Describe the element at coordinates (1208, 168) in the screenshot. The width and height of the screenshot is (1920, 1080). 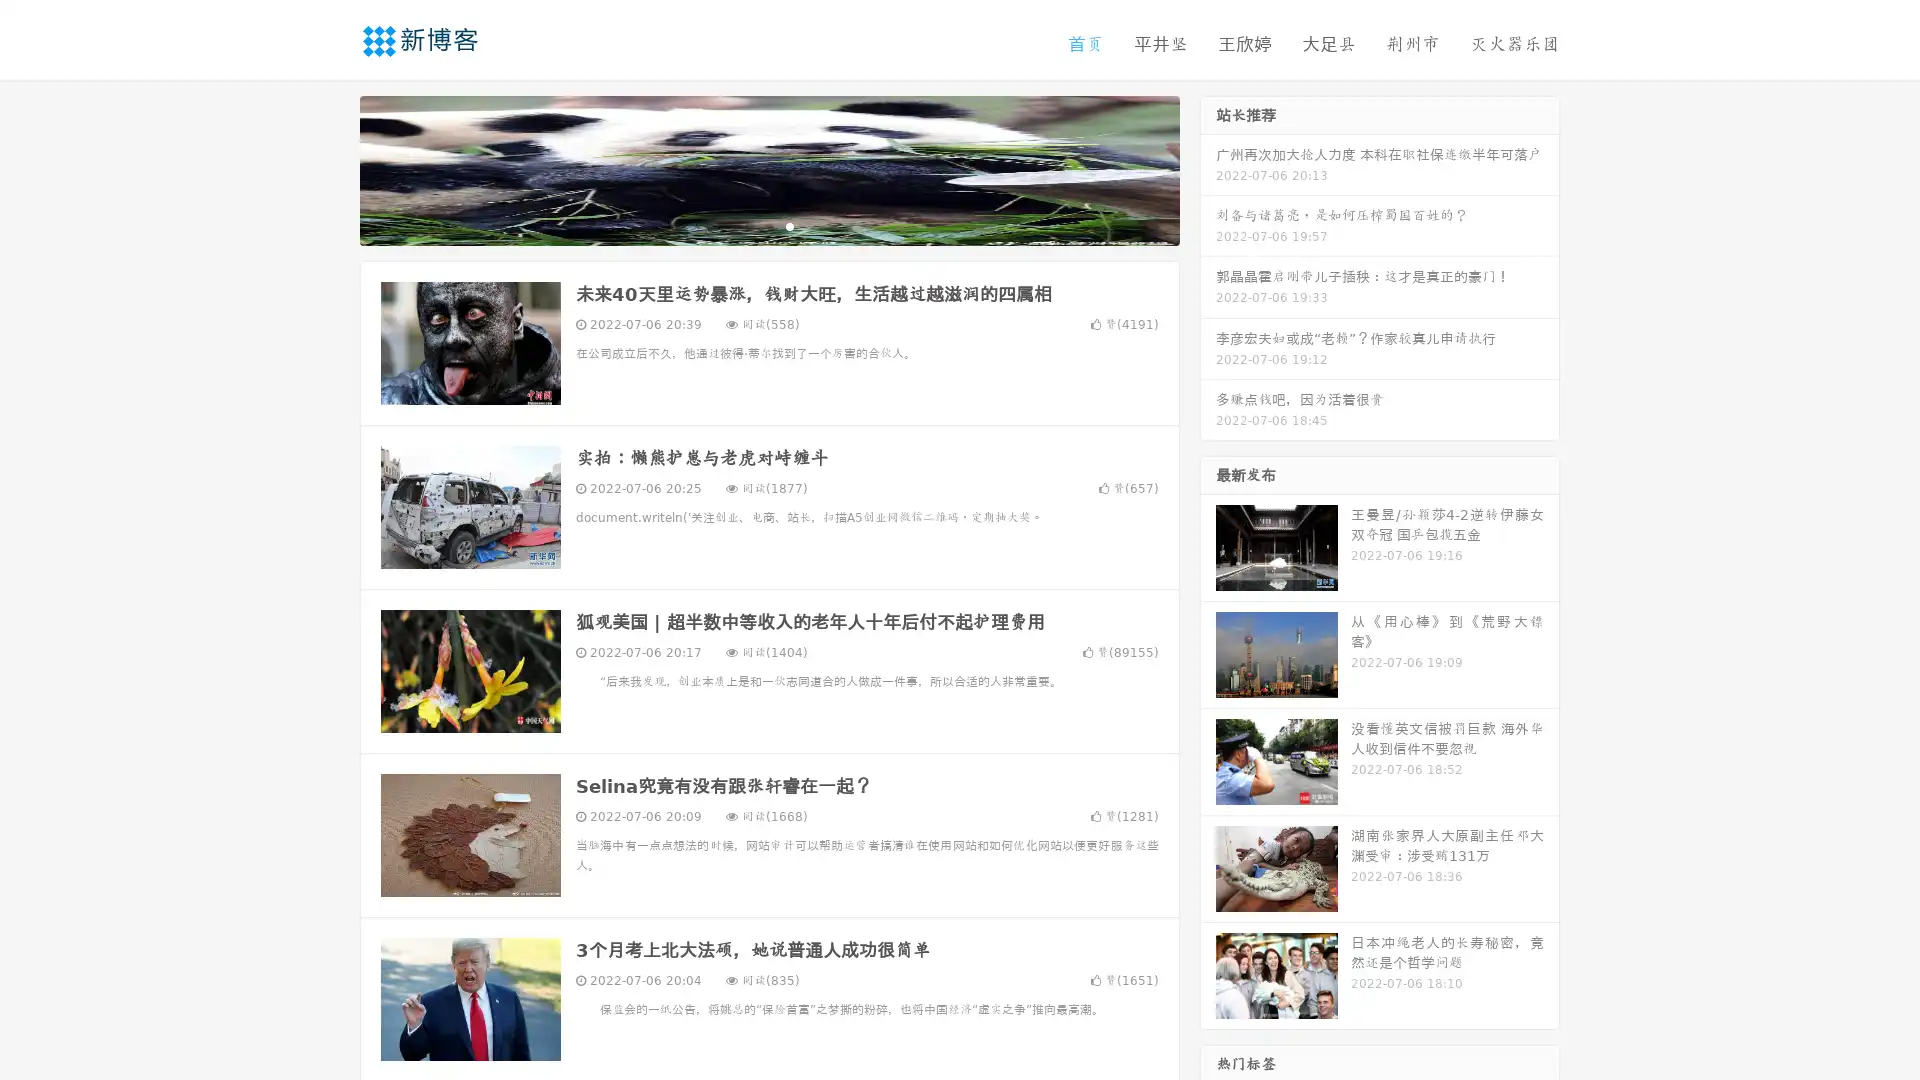
I see `Next slide` at that location.